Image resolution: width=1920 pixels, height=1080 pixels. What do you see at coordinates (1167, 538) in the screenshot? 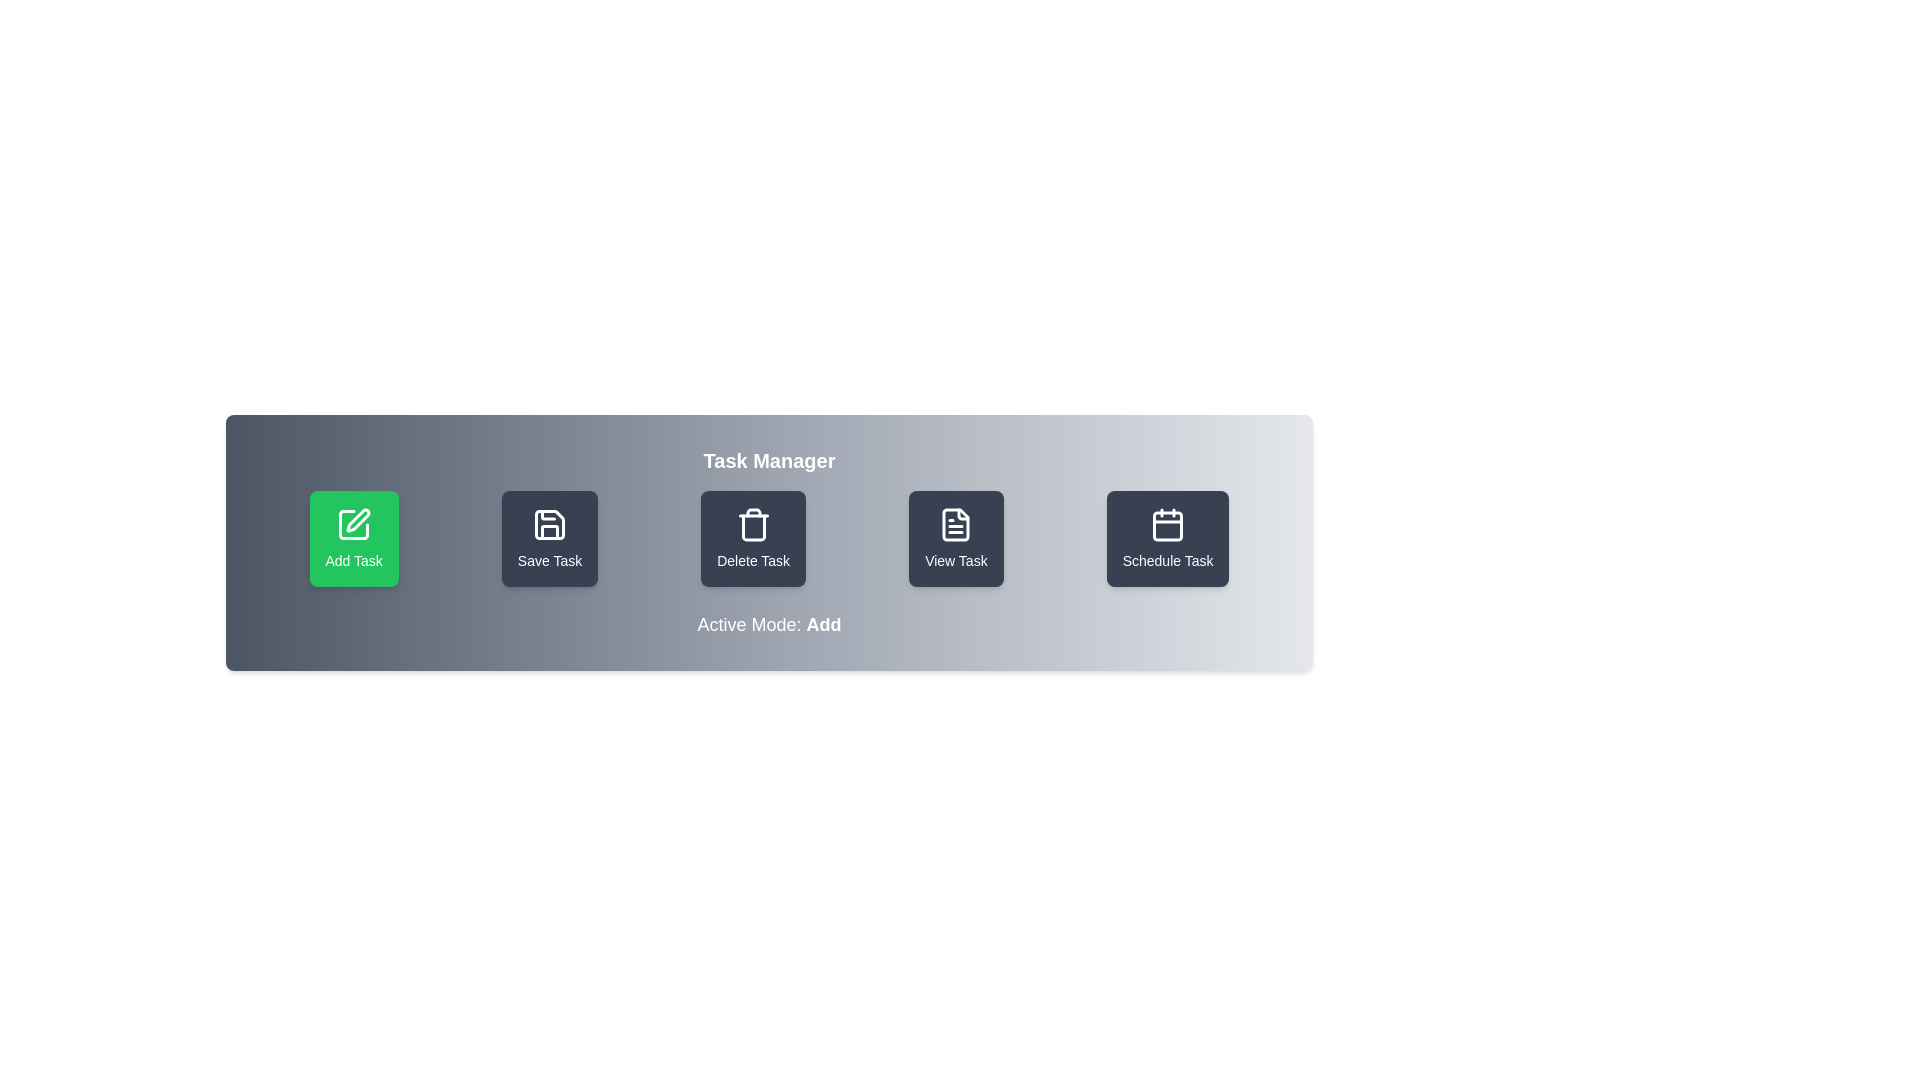
I see `the Schedule Task mode by clicking the respective button` at bounding box center [1167, 538].